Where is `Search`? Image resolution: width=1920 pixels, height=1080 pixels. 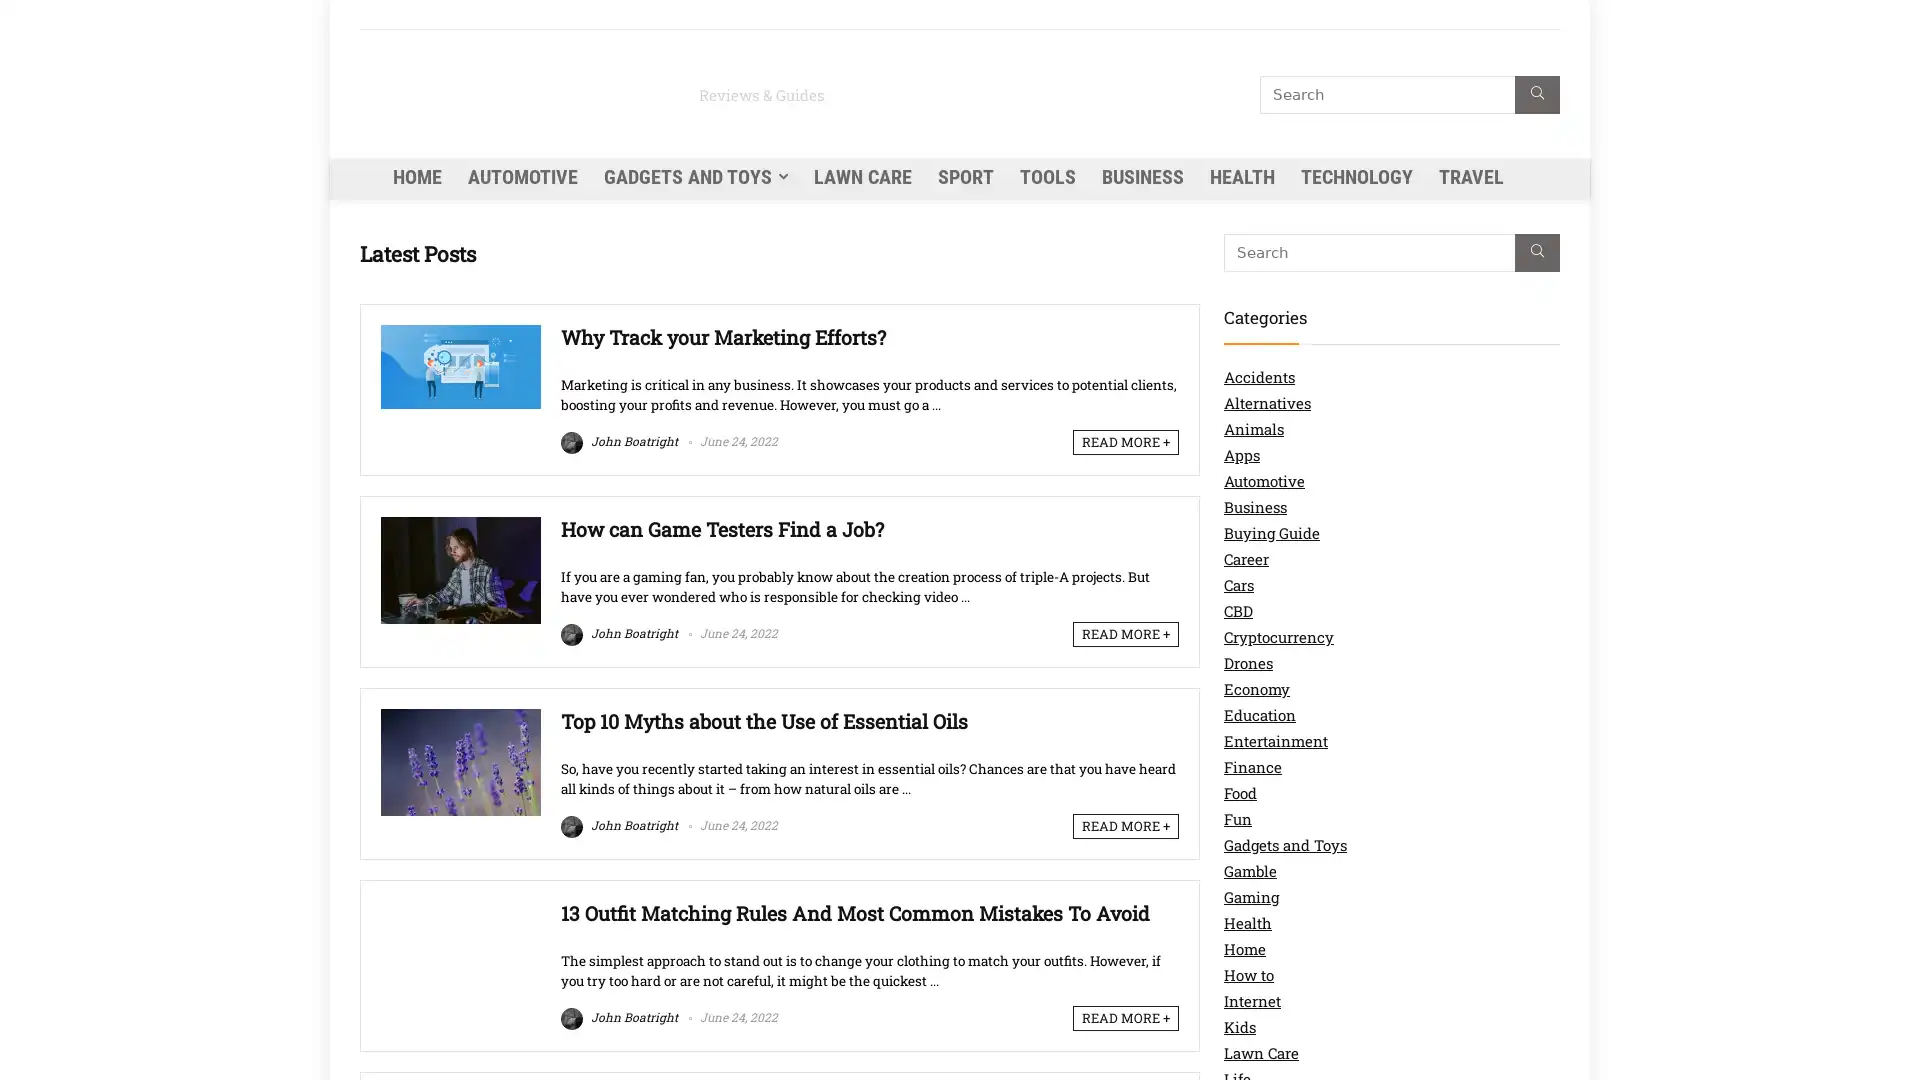
Search is located at coordinates (1536, 95).